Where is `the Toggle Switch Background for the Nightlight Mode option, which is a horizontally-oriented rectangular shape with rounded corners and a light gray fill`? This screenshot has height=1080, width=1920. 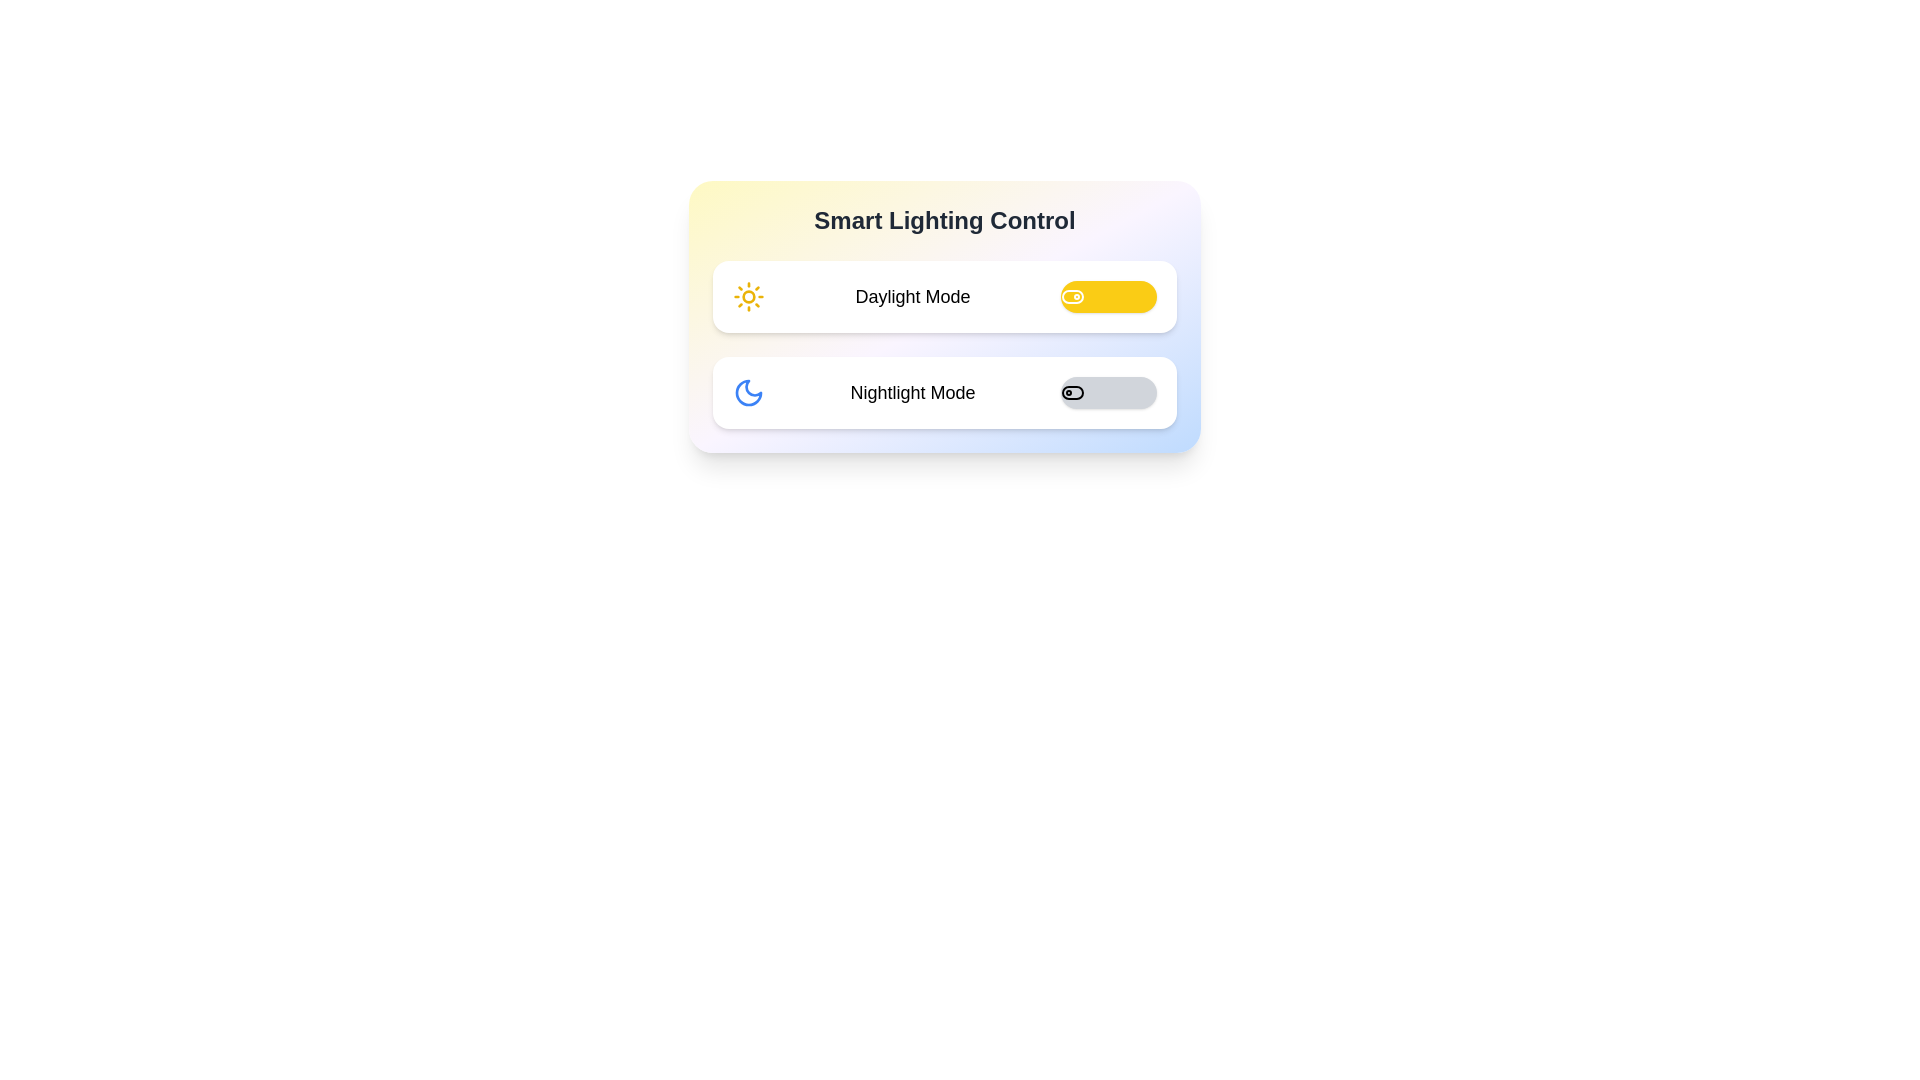 the Toggle Switch Background for the Nightlight Mode option, which is a horizontally-oriented rectangular shape with rounded corners and a light gray fill is located at coordinates (1072, 393).